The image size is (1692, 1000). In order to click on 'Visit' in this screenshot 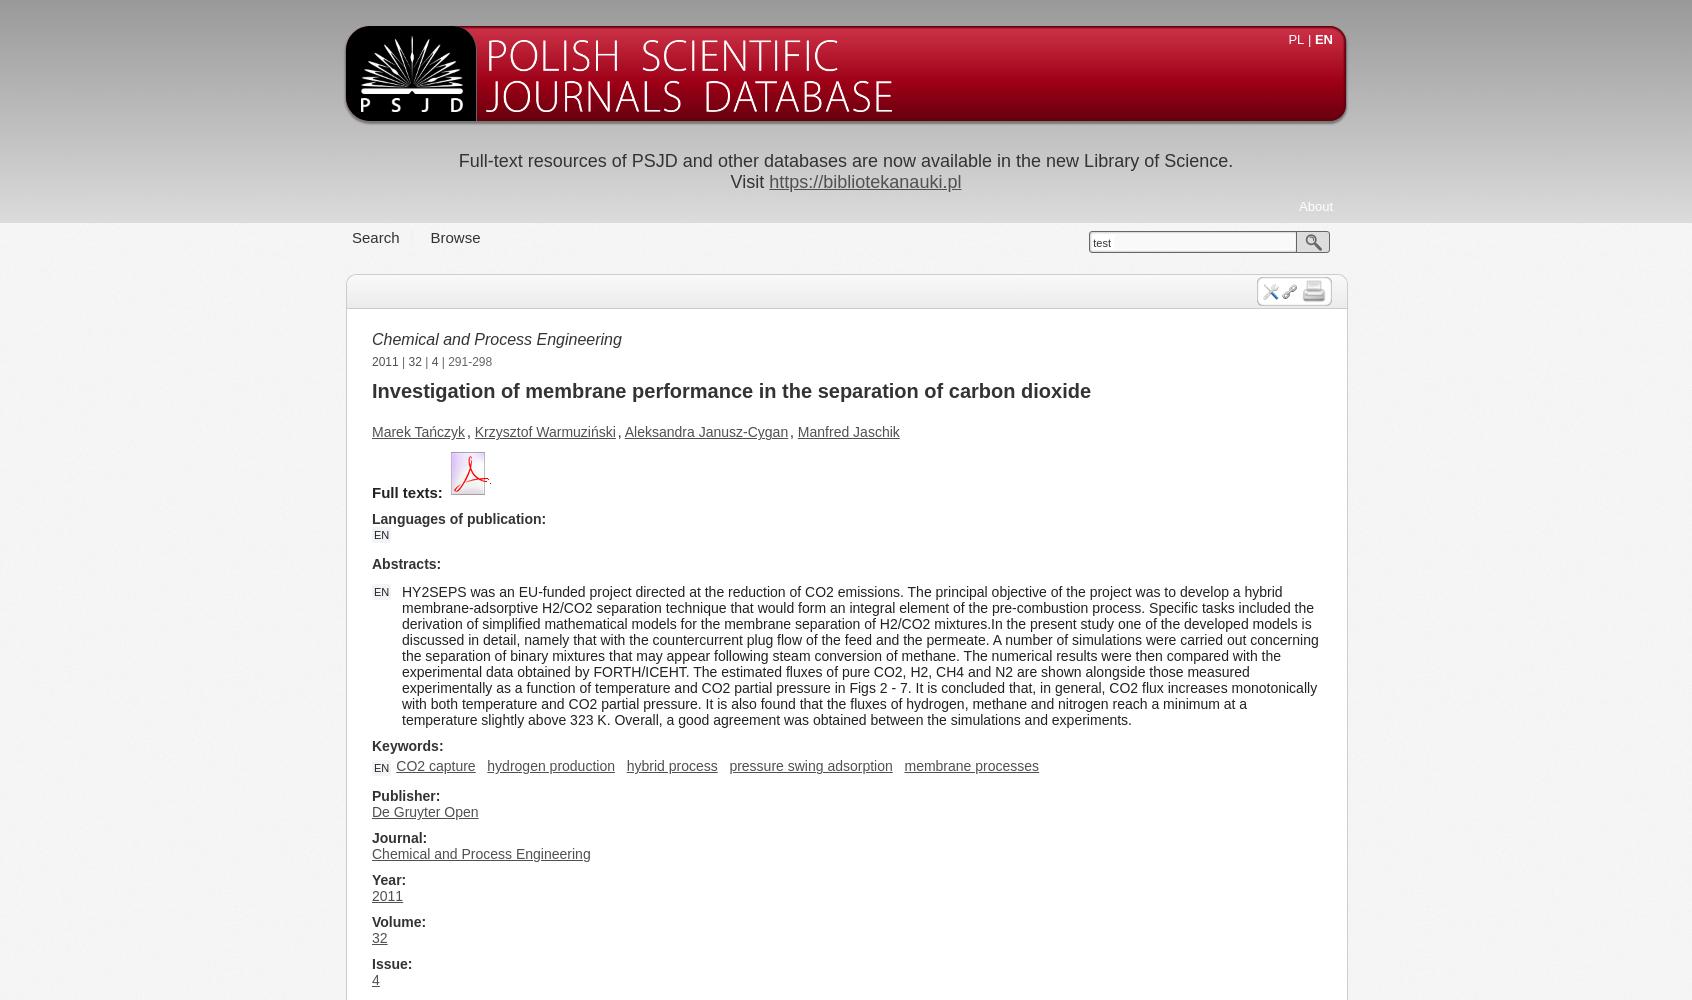, I will do `click(748, 182)`.